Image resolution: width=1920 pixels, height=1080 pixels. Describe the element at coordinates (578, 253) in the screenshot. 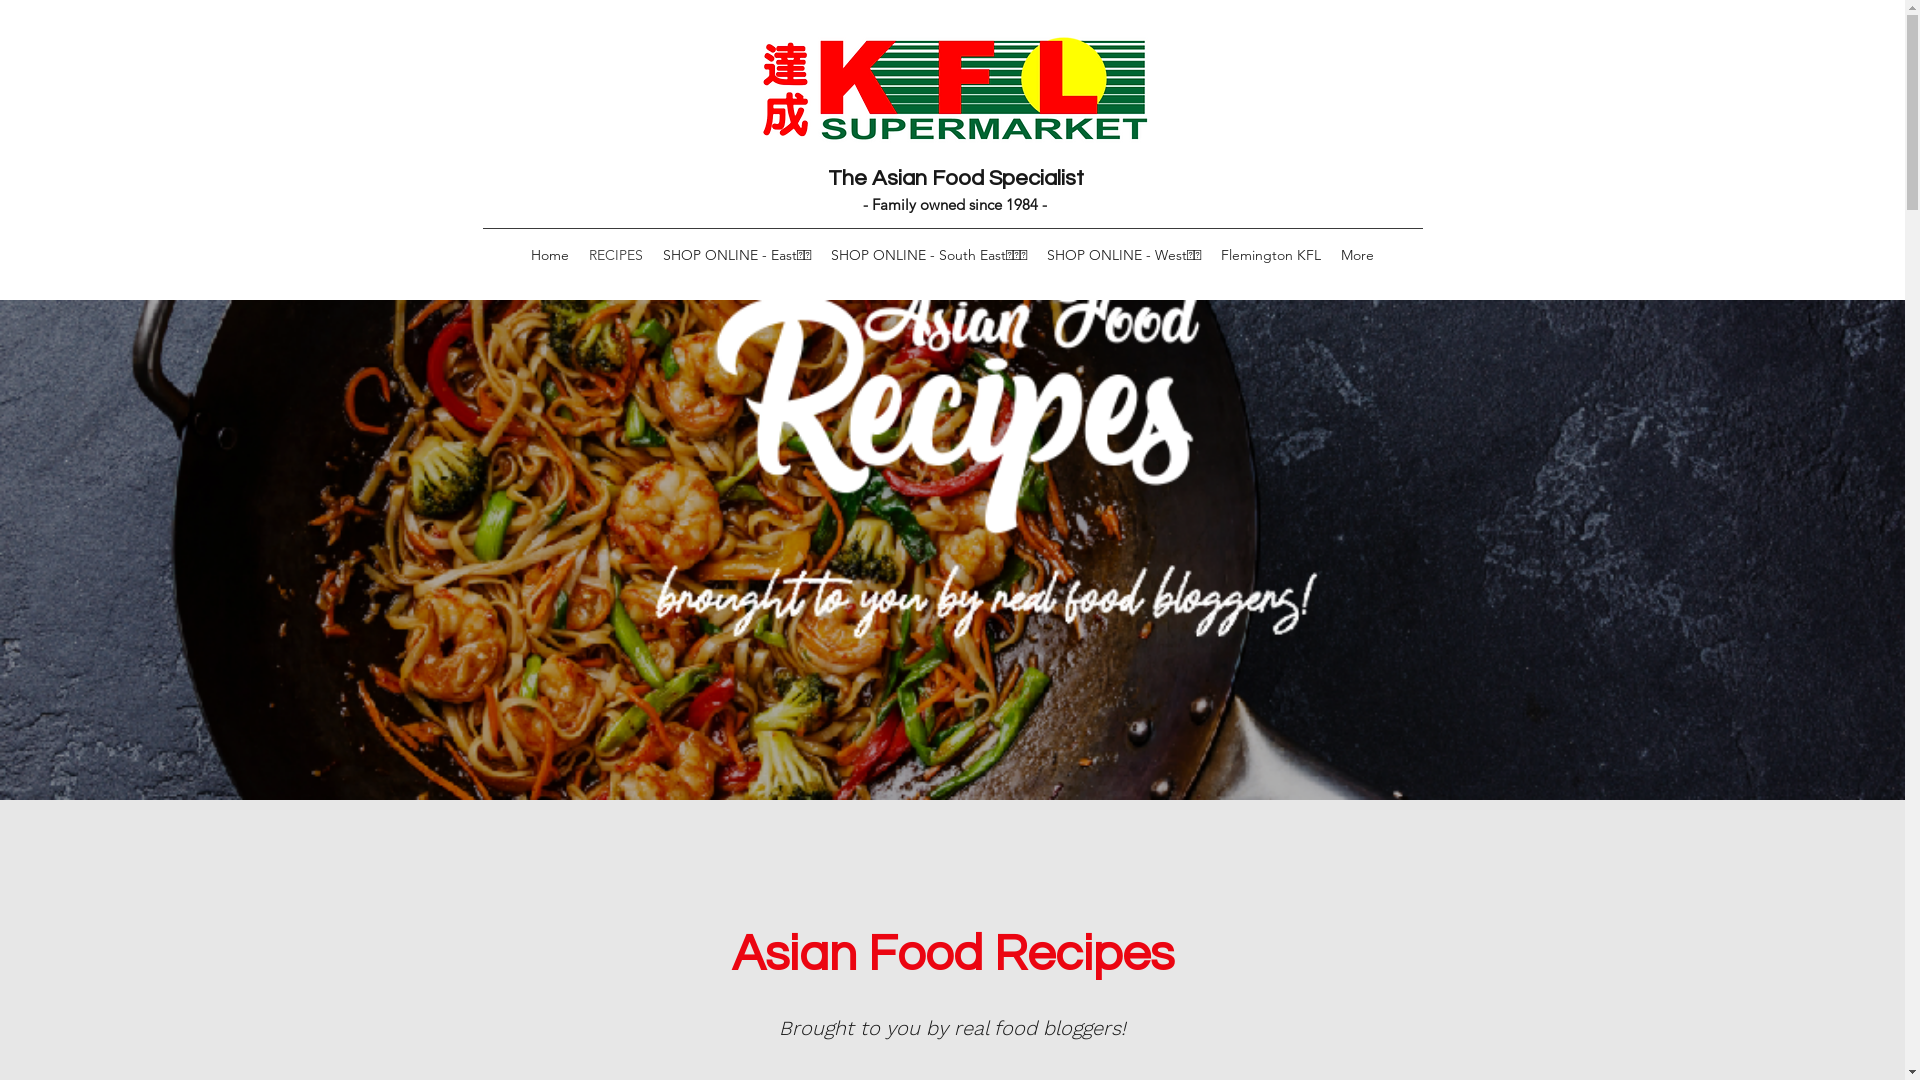

I see `'RECIPES'` at that location.